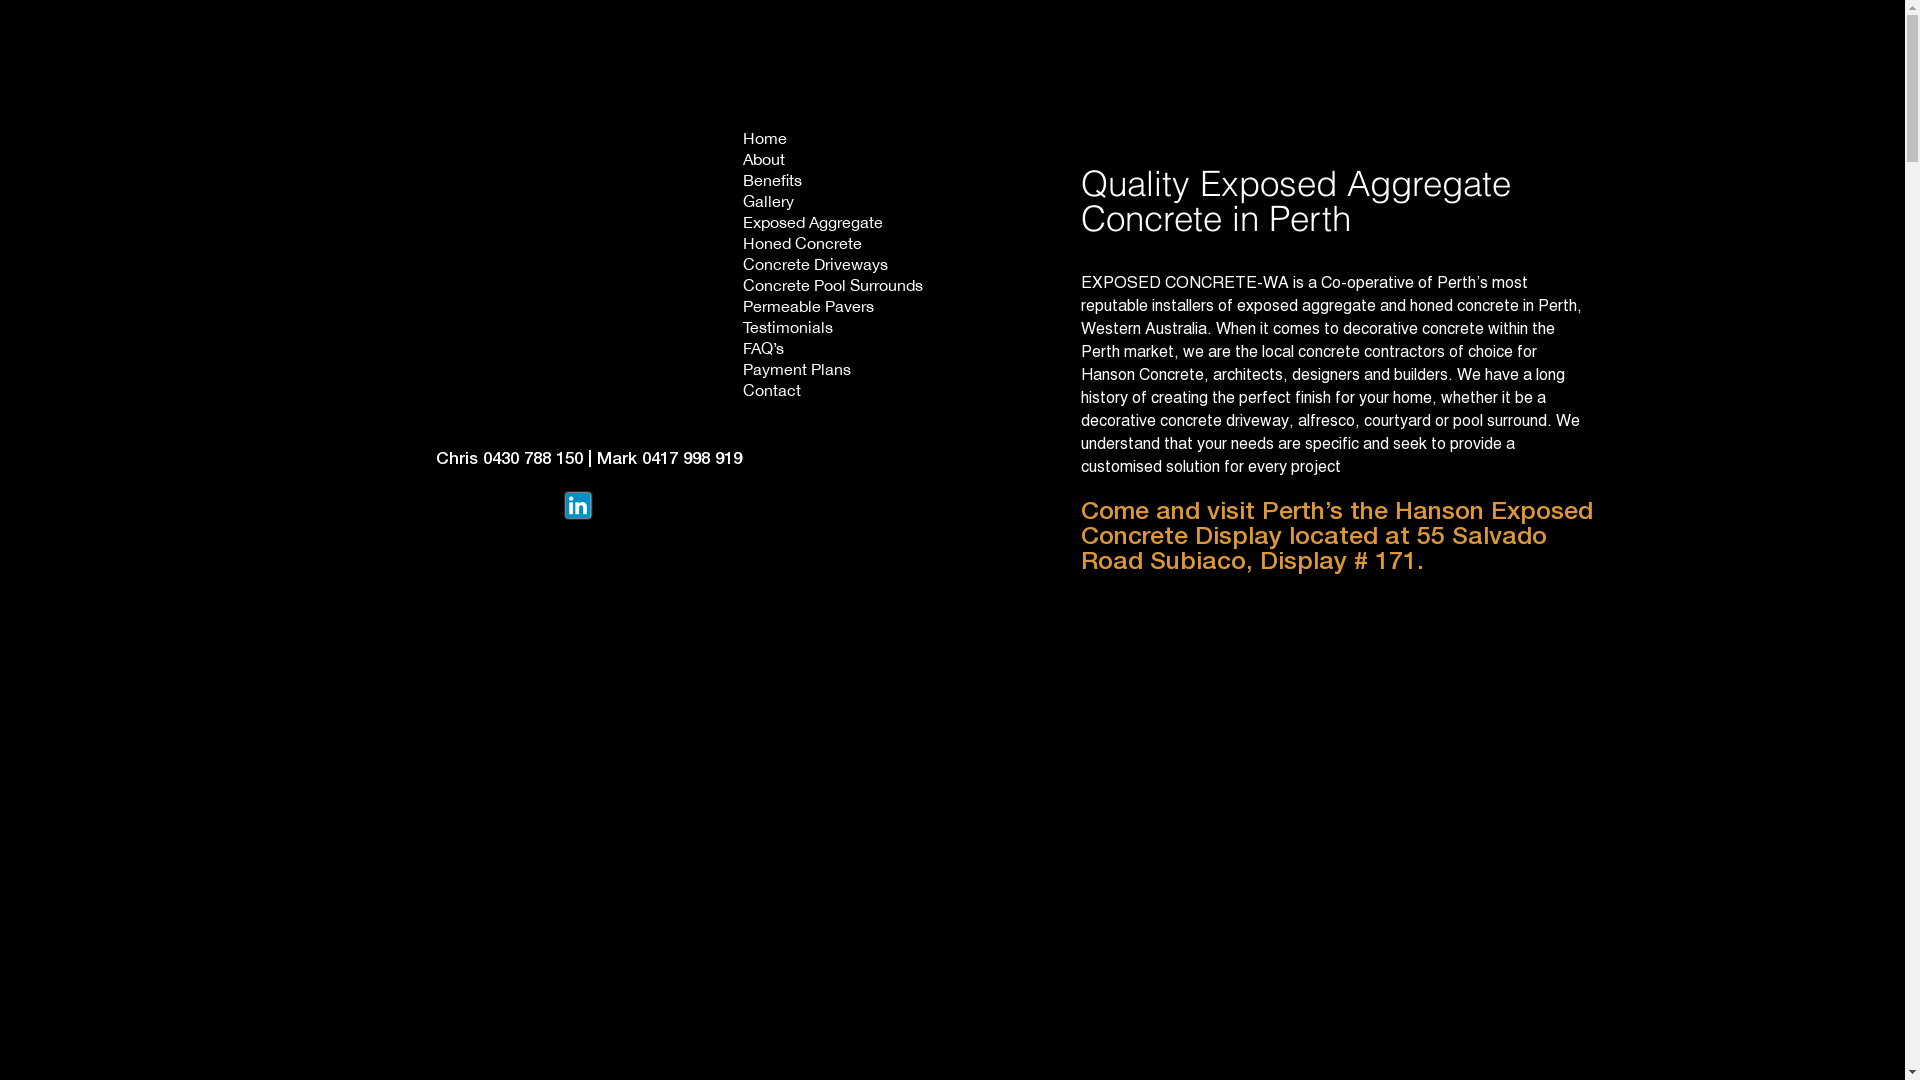 The image size is (1920, 1080). What do you see at coordinates (833, 371) in the screenshot?
I see `'Payment Plans'` at bounding box center [833, 371].